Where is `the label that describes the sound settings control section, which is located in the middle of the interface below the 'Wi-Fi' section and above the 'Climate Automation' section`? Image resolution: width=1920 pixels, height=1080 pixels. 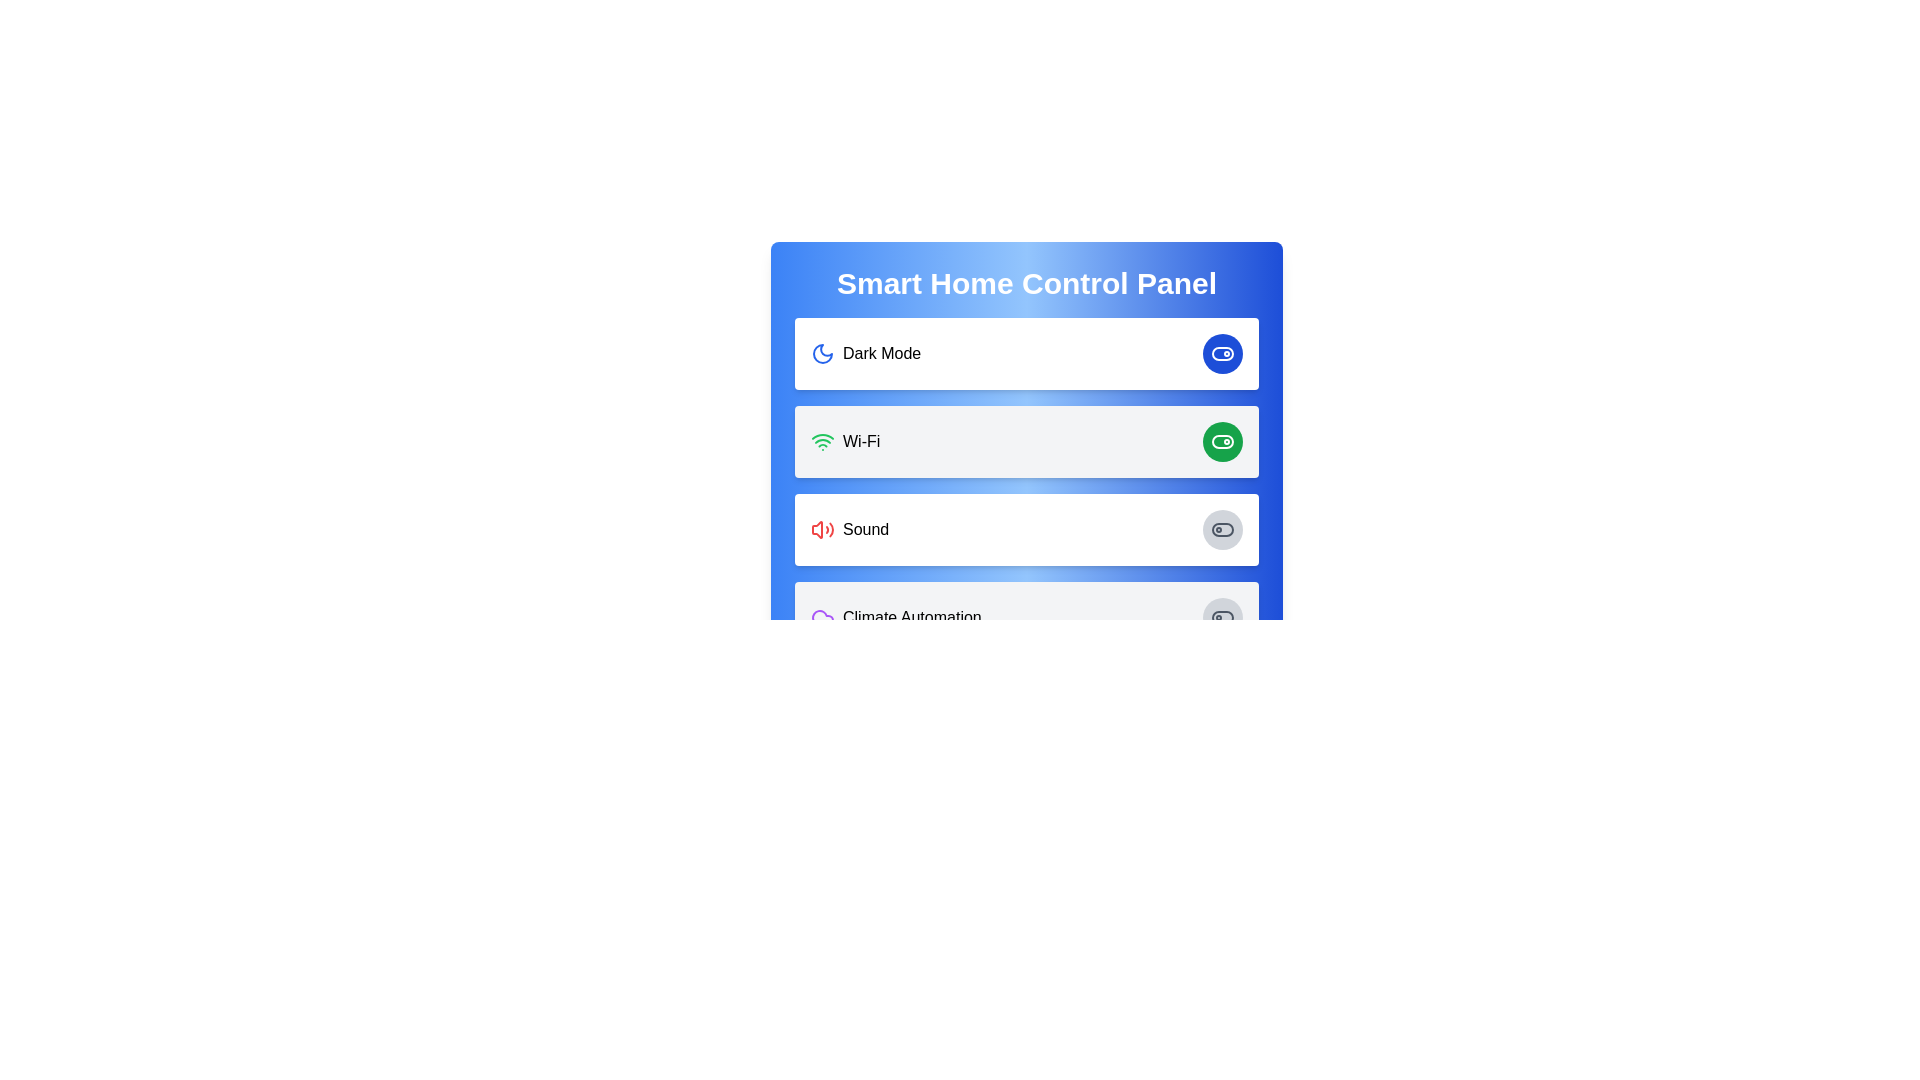 the label that describes the sound settings control section, which is located in the middle of the interface below the 'Wi-Fi' section and above the 'Climate Automation' section is located at coordinates (866, 528).